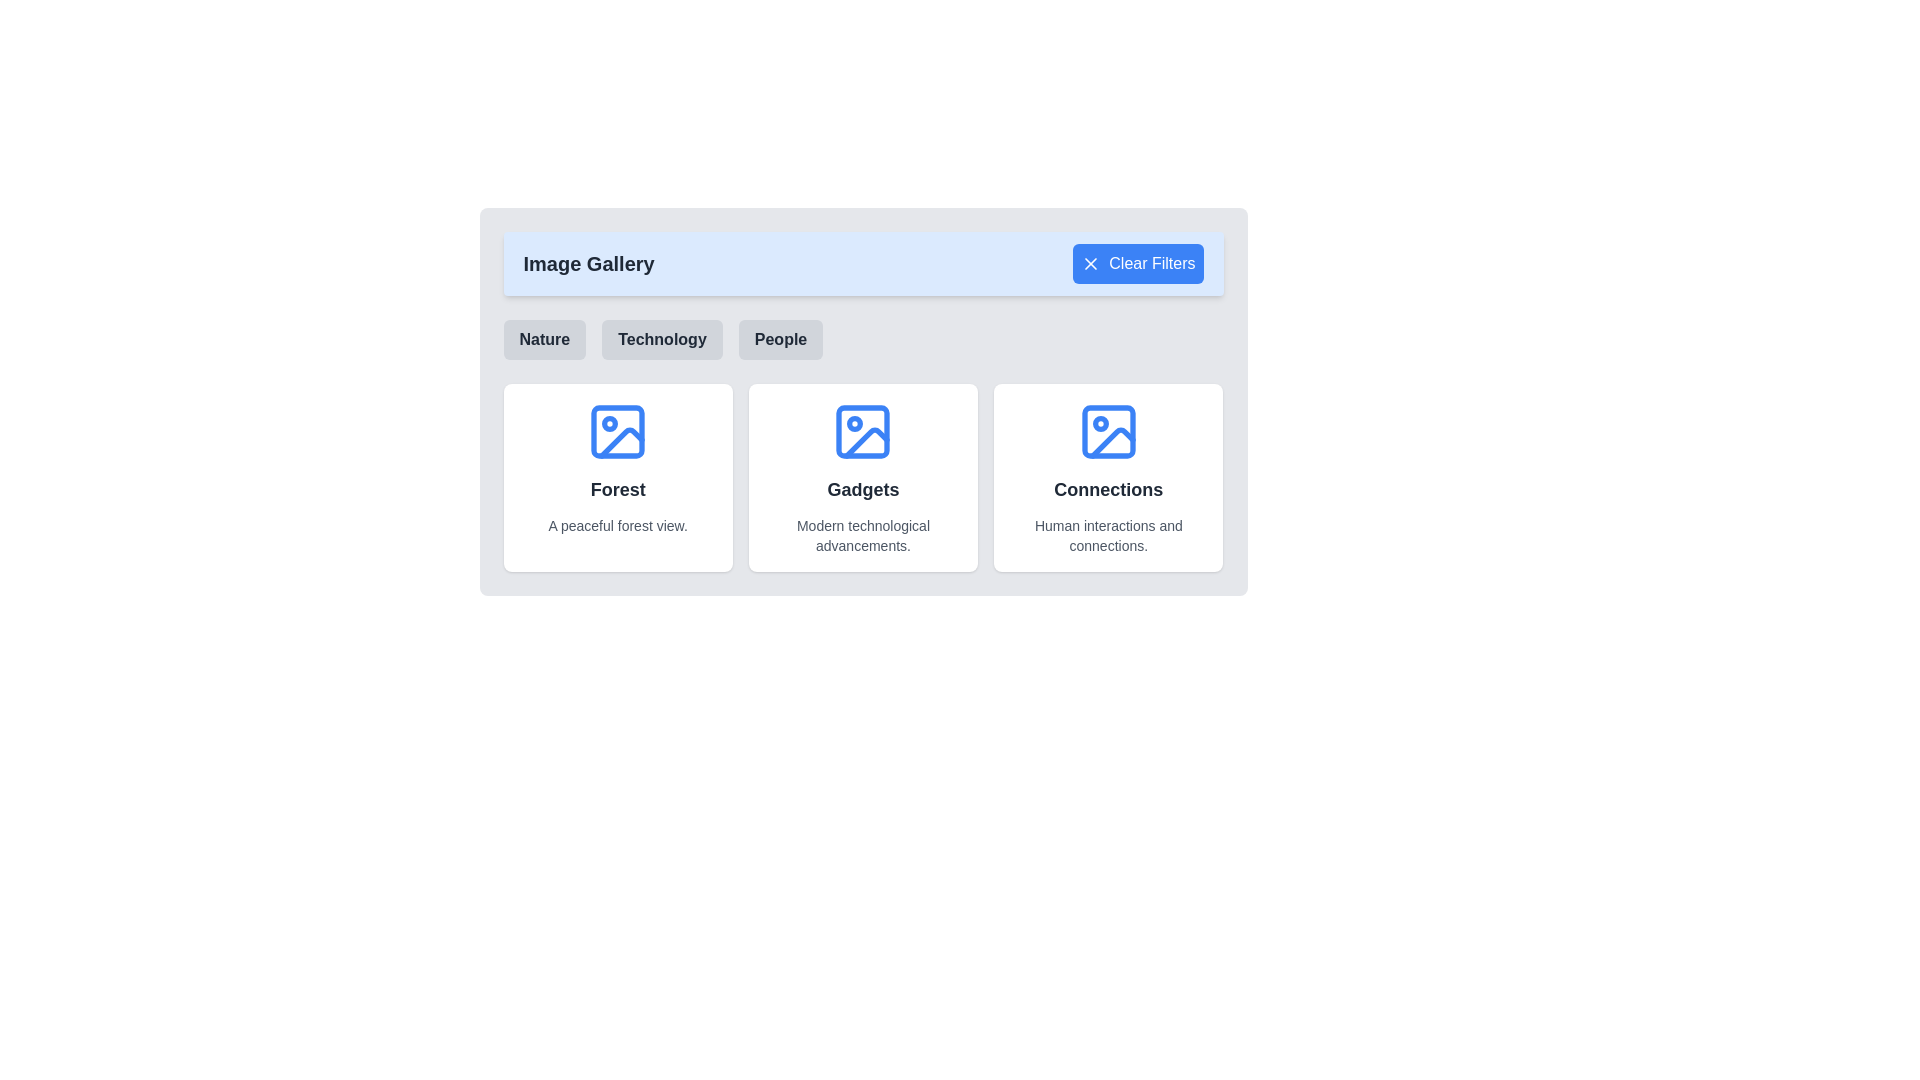 The width and height of the screenshot is (1920, 1080). Describe the element at coordinates (609, 423) in the screenshot. I see `the small SVG circle element with a radius of 2 units, located in the top-left corner of the 'Forest' card, which is part of a broader image icon` at that location.